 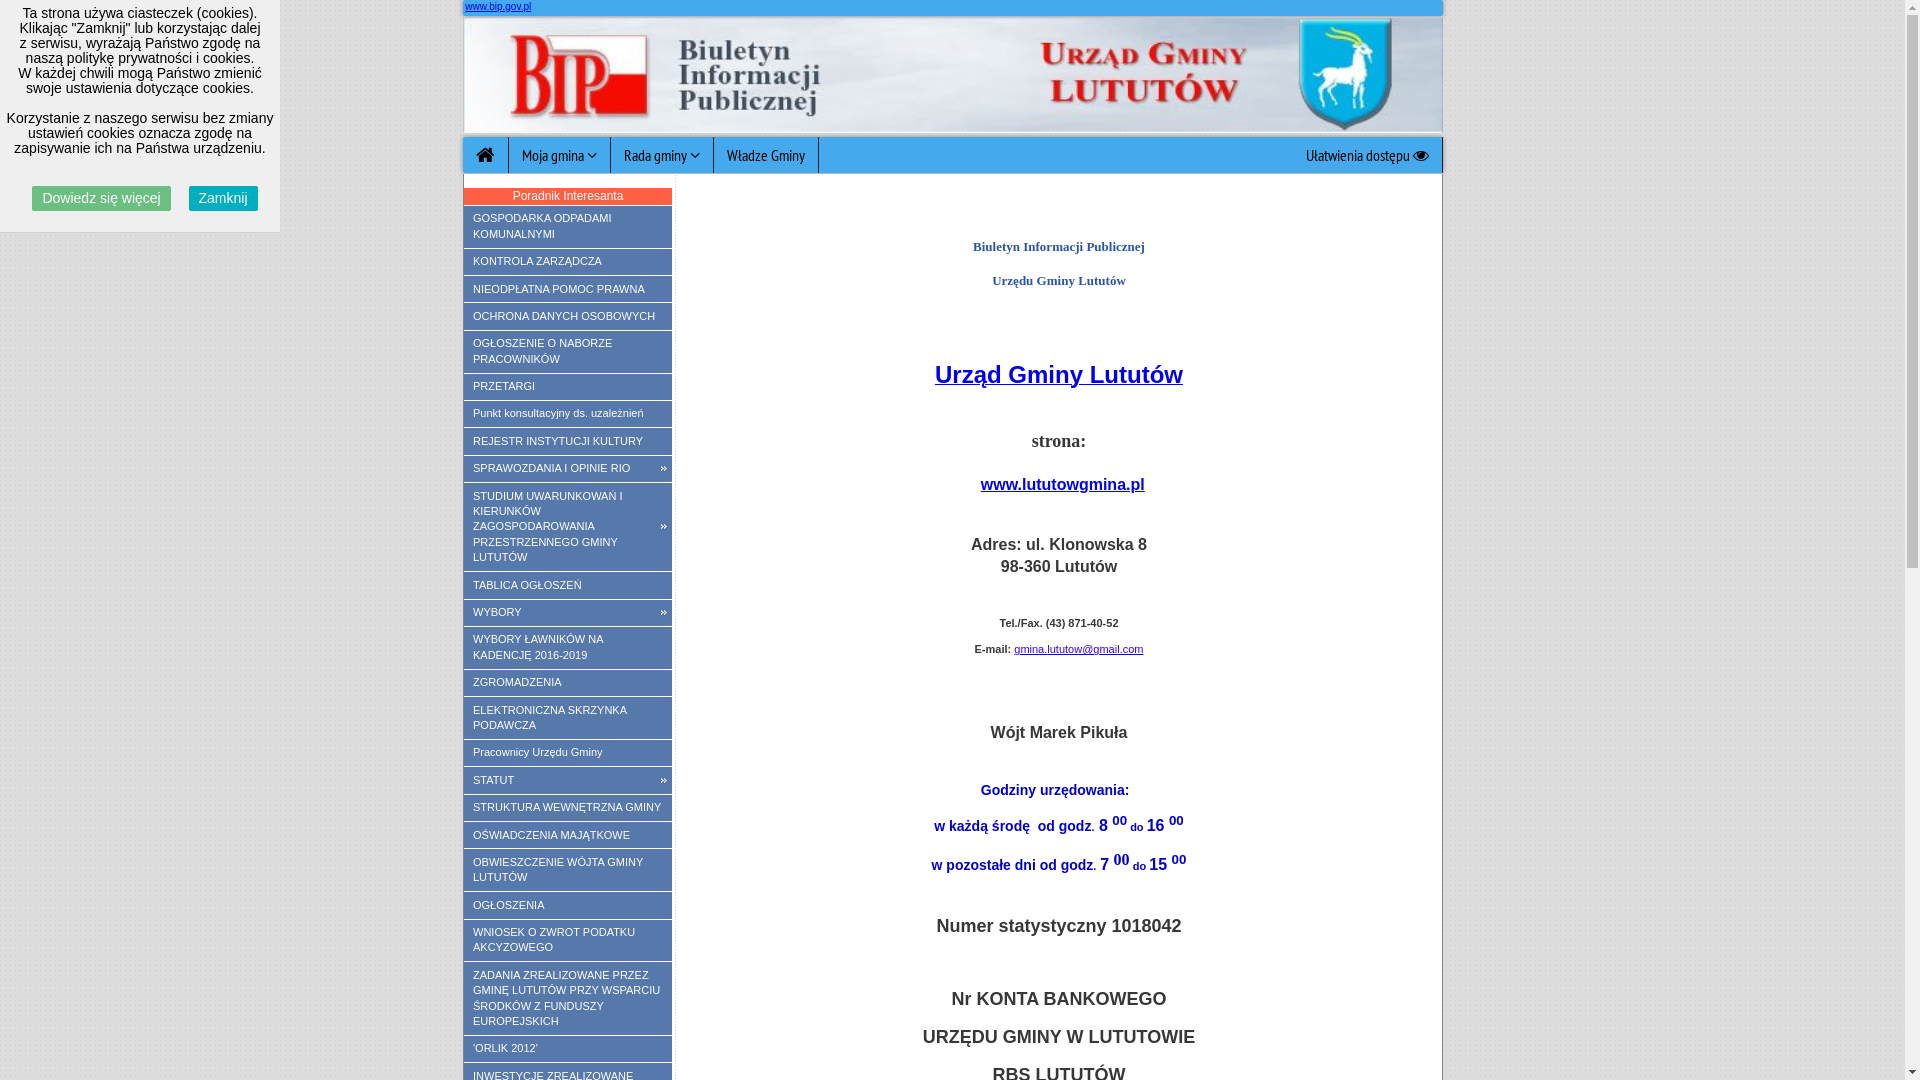 What do you see at coordinates (1061, 484) in the screenshot?
I see `'www.lututowgmina.pl'` at bounding box center [1061, 484].